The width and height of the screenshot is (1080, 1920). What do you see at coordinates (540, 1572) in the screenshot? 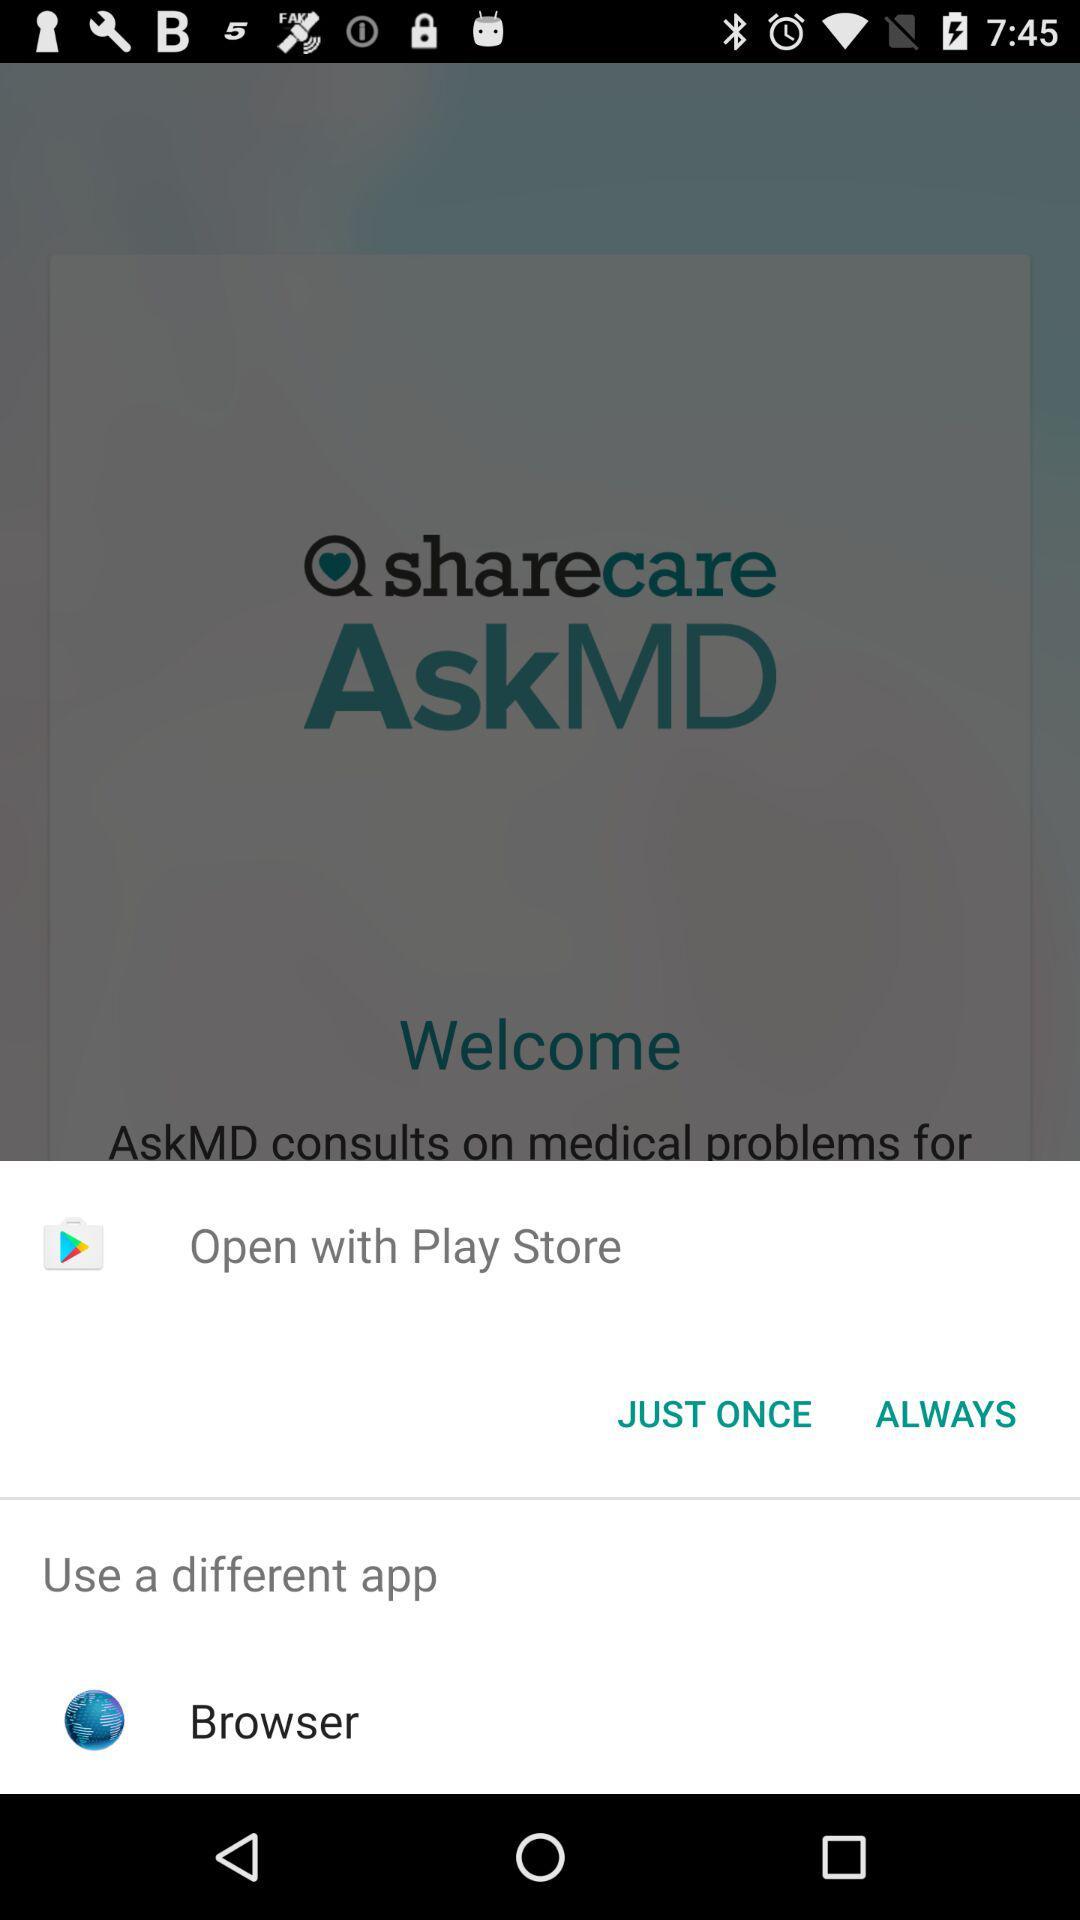
I see `use a different icon` at bounding box center [540, 1572].